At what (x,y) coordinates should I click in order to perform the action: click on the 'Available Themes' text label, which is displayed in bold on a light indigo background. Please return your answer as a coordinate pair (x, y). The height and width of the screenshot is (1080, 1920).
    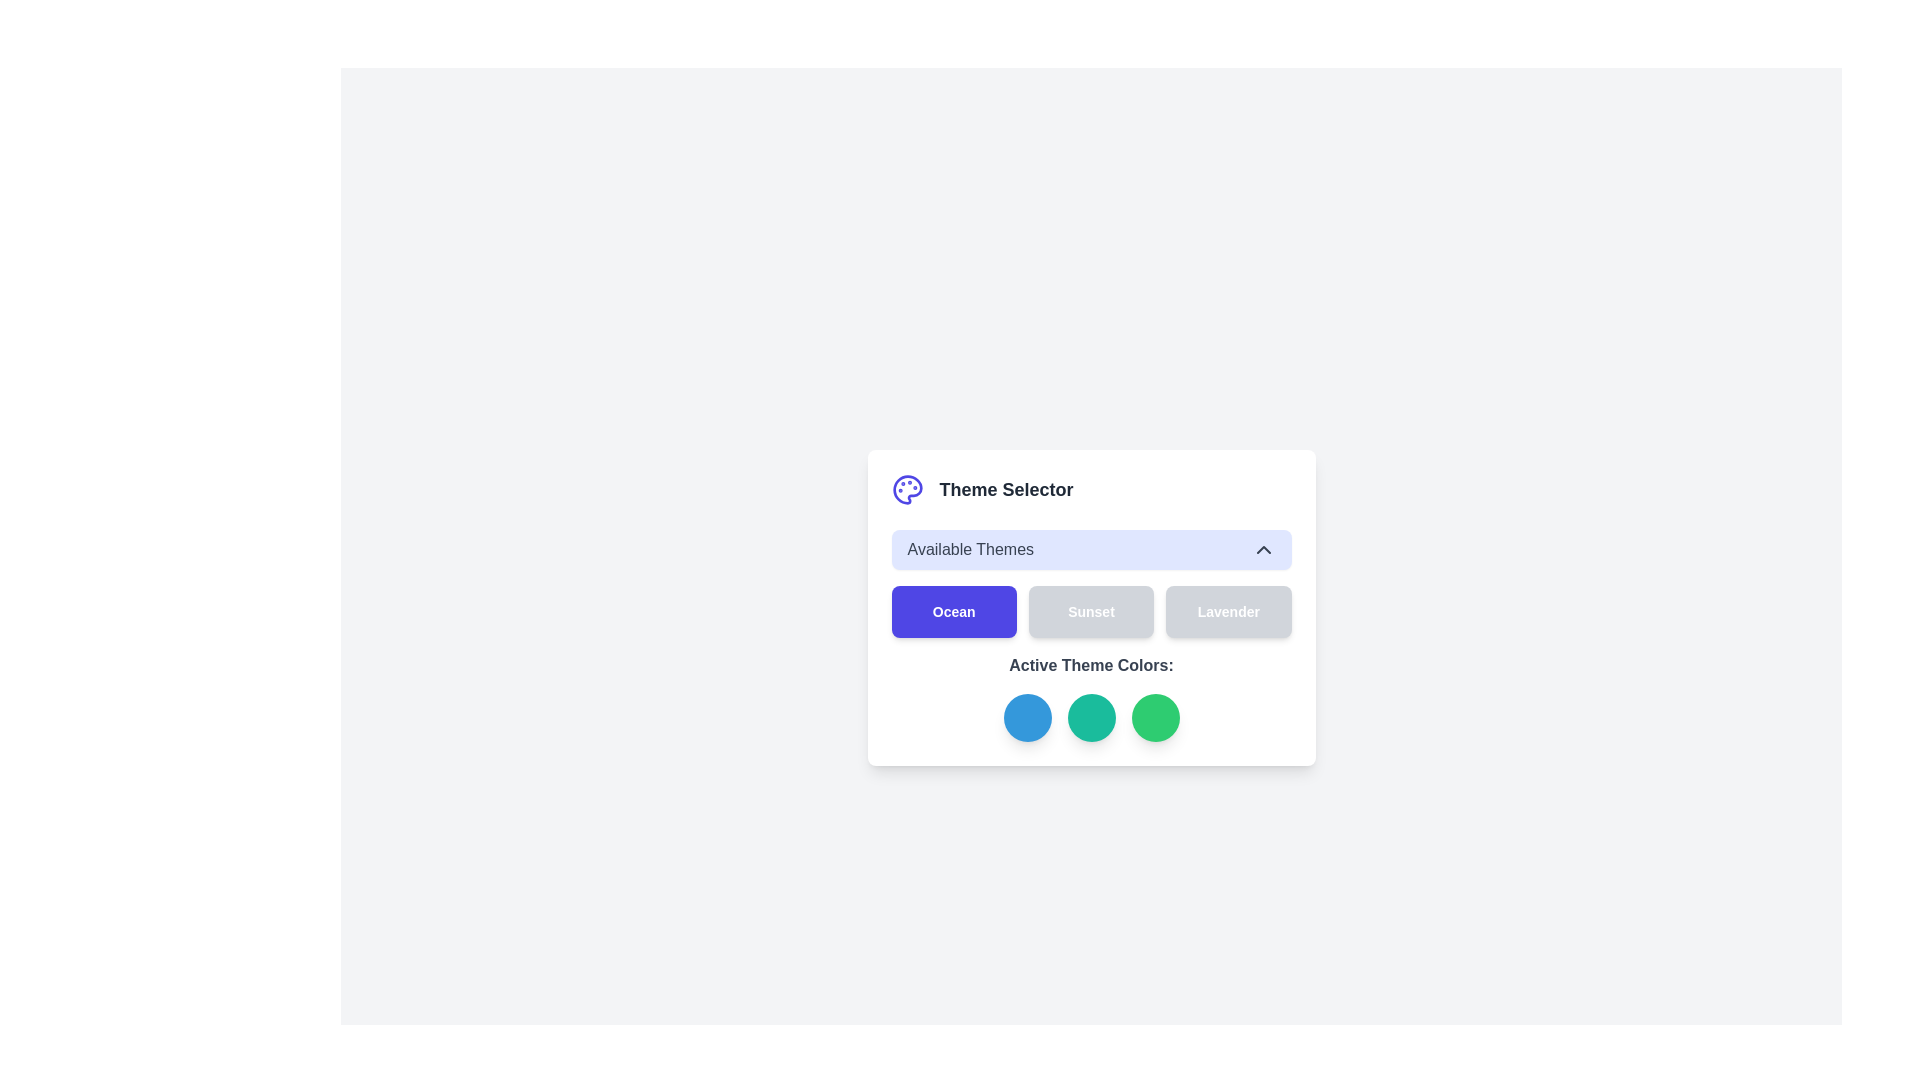
    Looking at the image, I should click on (970, 550).